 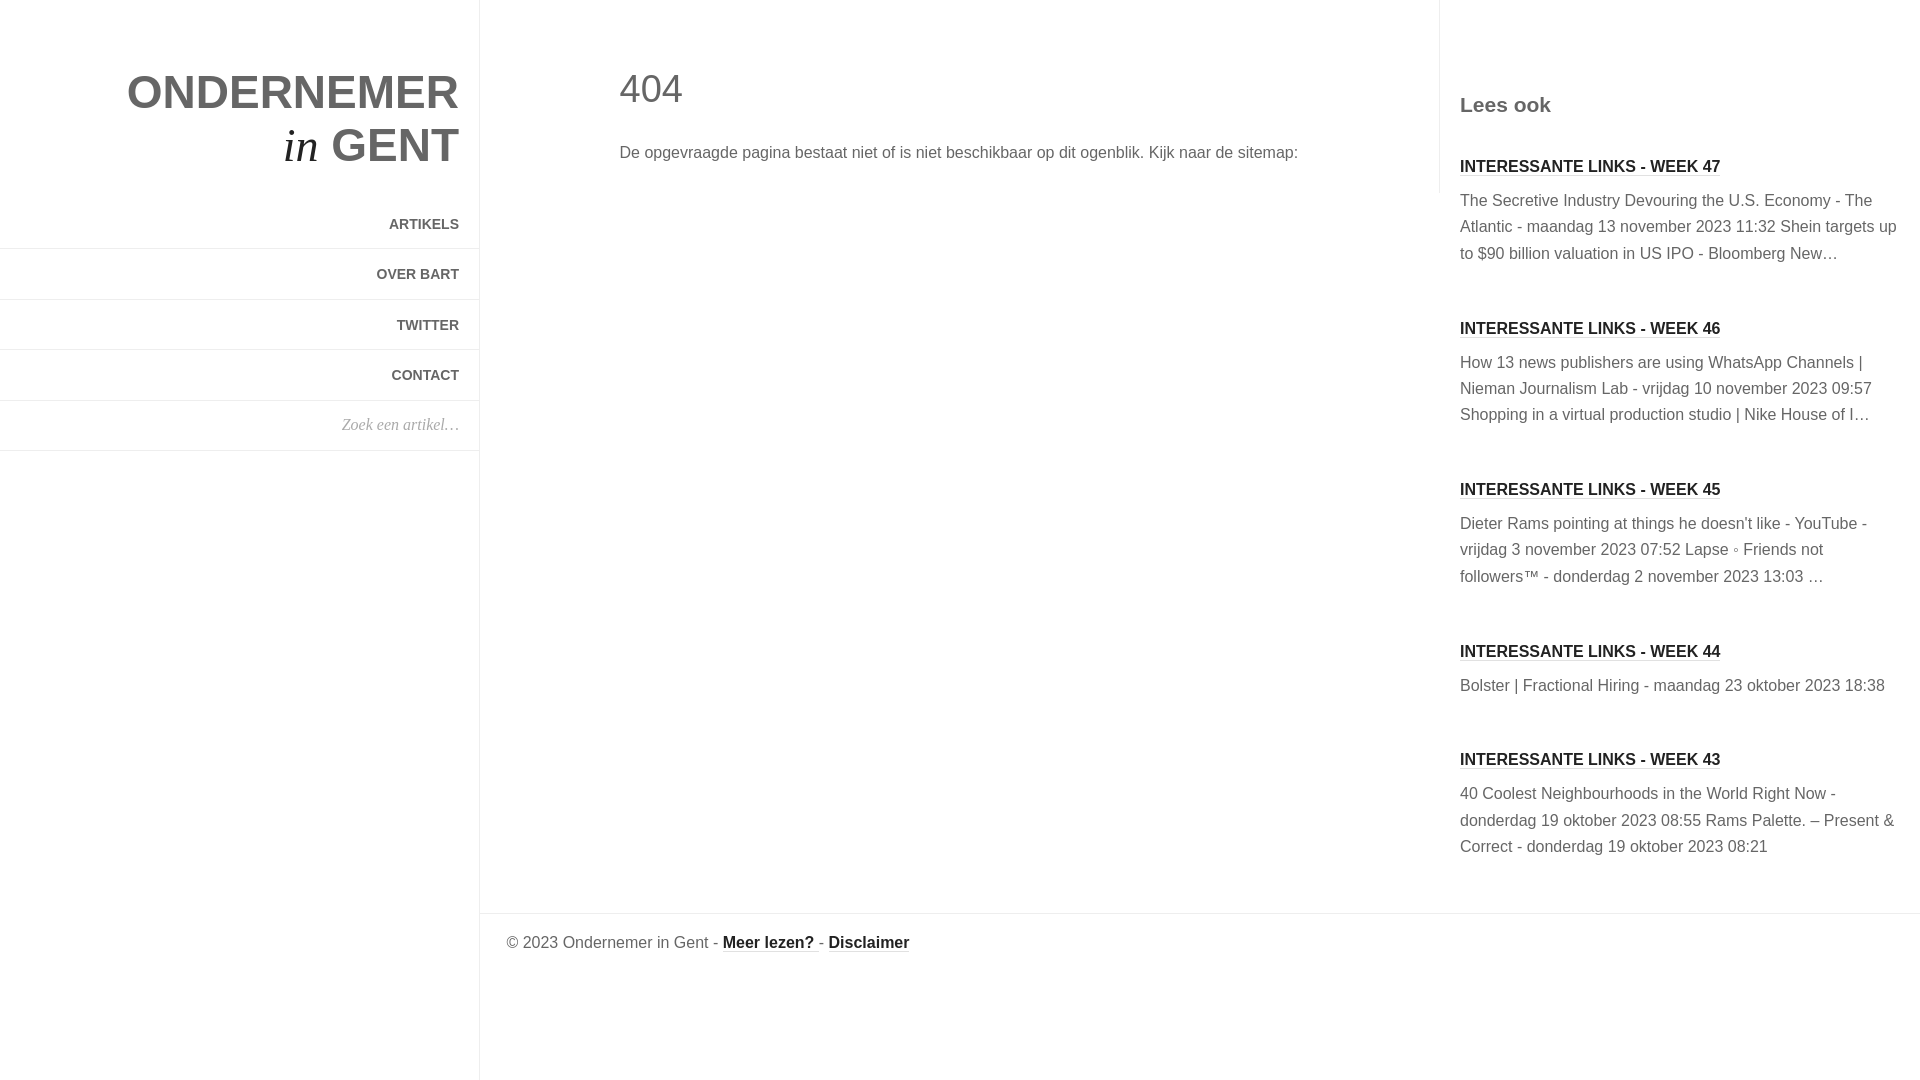 What do you see at coordinates (239, 223) in the screenshot?
I see `'ARTIKELS'` at bounding box center [239, 223].